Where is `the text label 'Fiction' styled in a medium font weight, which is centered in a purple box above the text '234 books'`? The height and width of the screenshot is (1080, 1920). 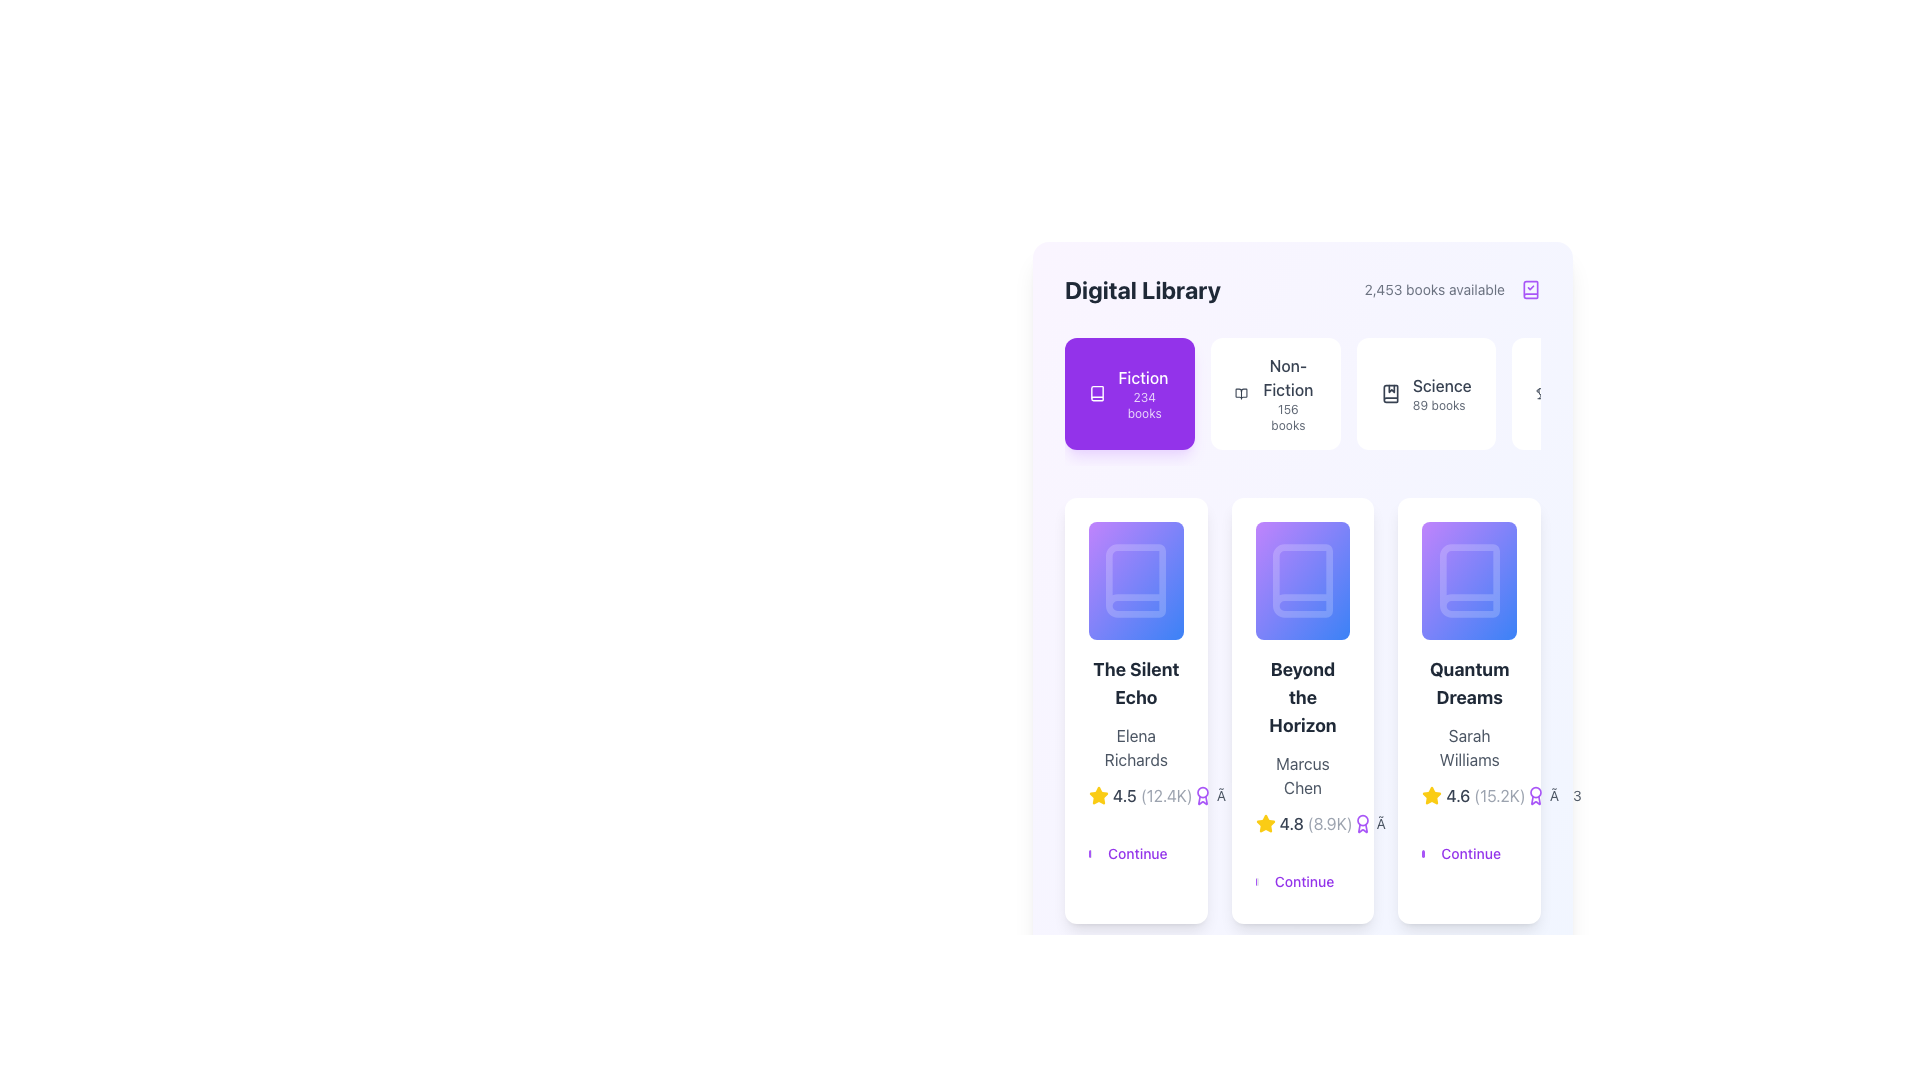
the text label 'Fiction' styled in a medium font weight, which is centered in a purple box above the text '234 books' is located at coordinates (1143, 378).